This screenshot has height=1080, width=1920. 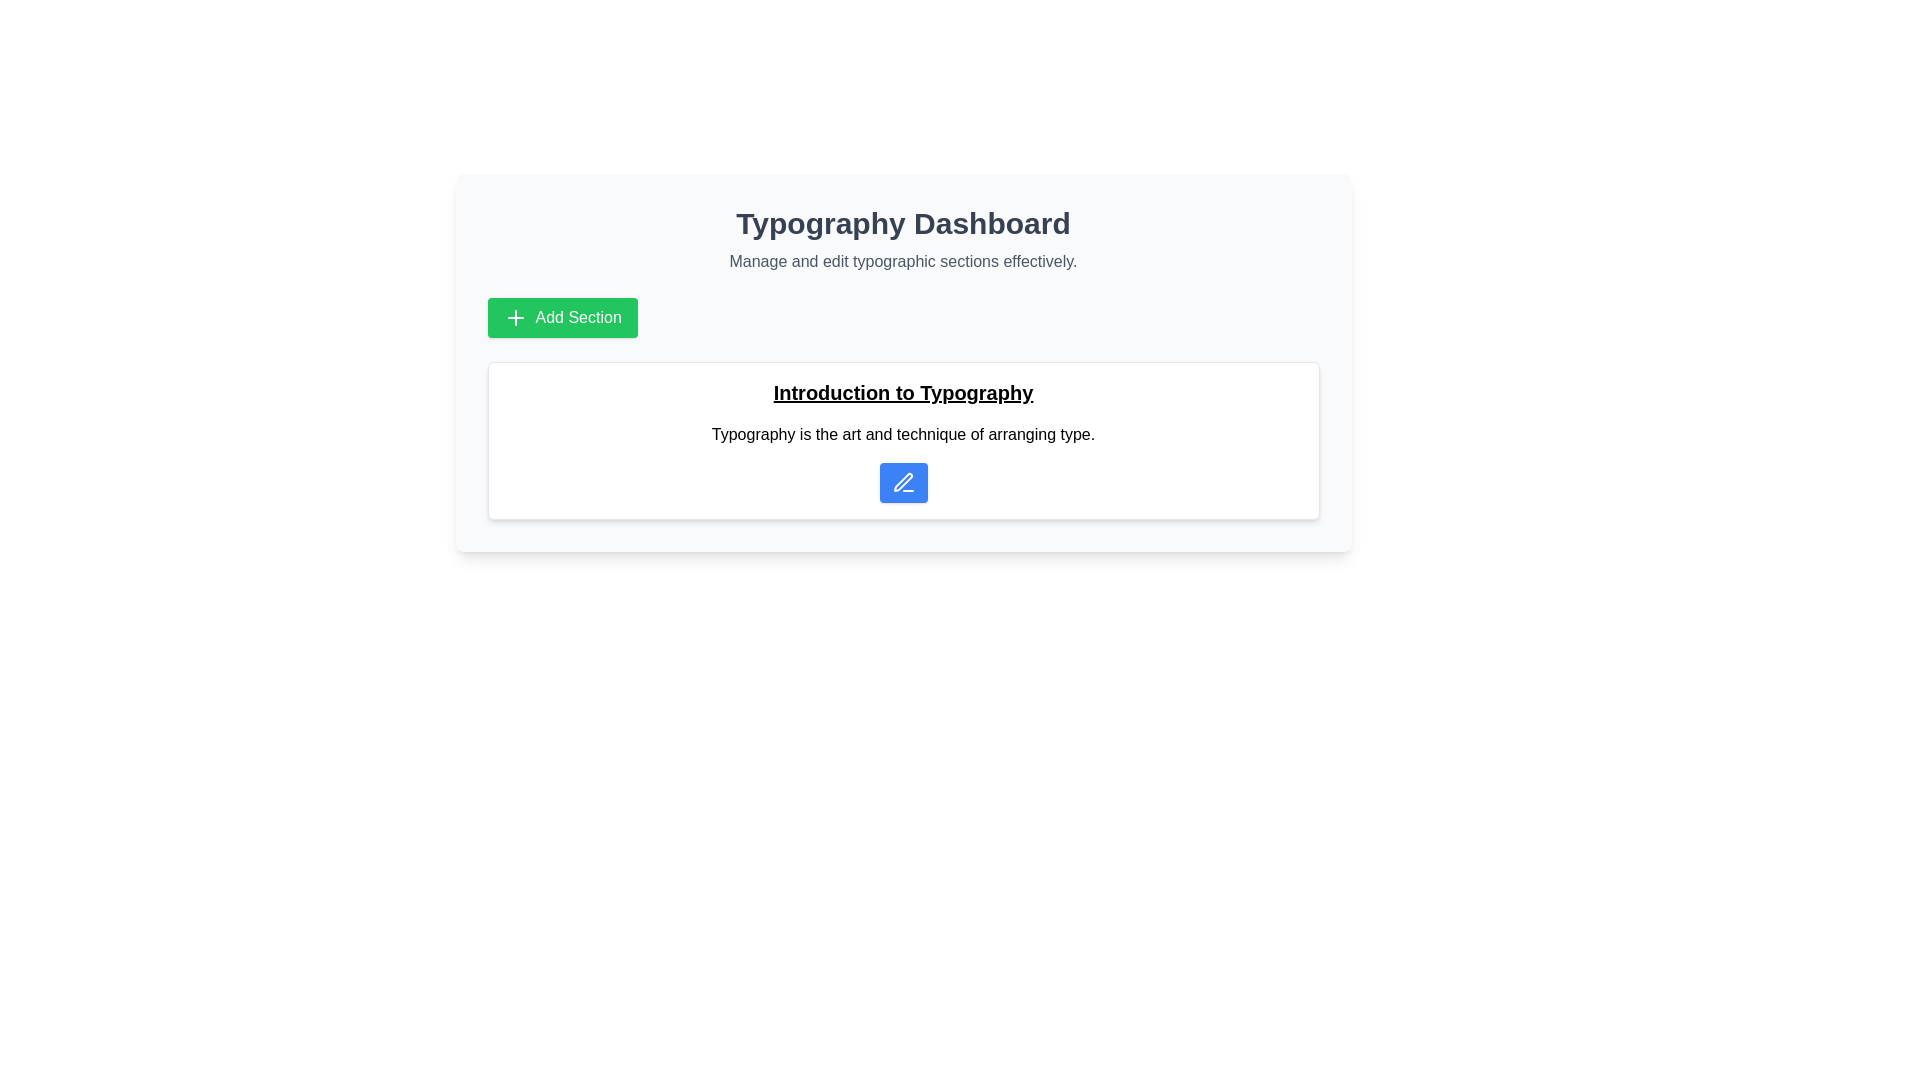 I want to click on the 'Add Section' button, which is represented by a plus sign icon located towards the top-left corner of the page, within a green rectangle adjacent to the 'Typography Dashboard' header, so click(x=515, y=316).